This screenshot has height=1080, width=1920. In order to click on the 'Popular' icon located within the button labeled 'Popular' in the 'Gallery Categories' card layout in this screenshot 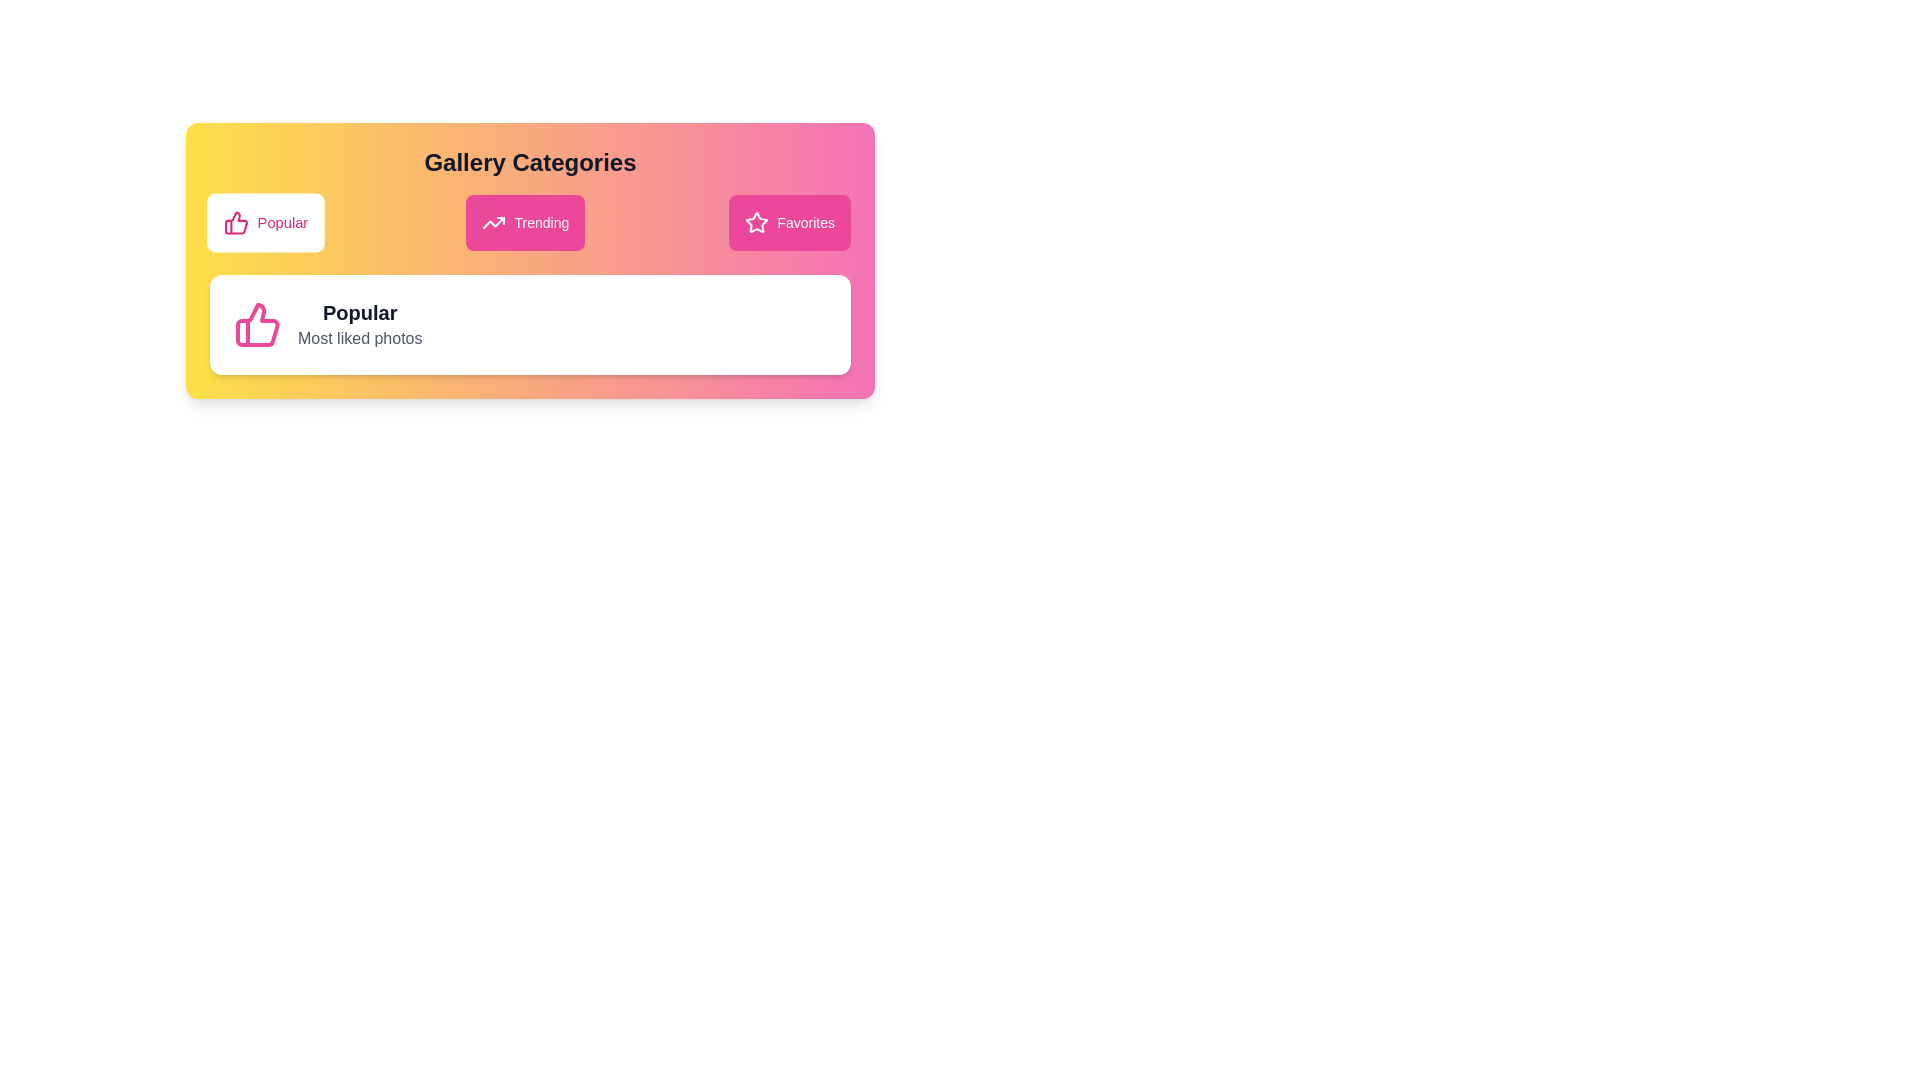, I will do `click(256, 323)`.